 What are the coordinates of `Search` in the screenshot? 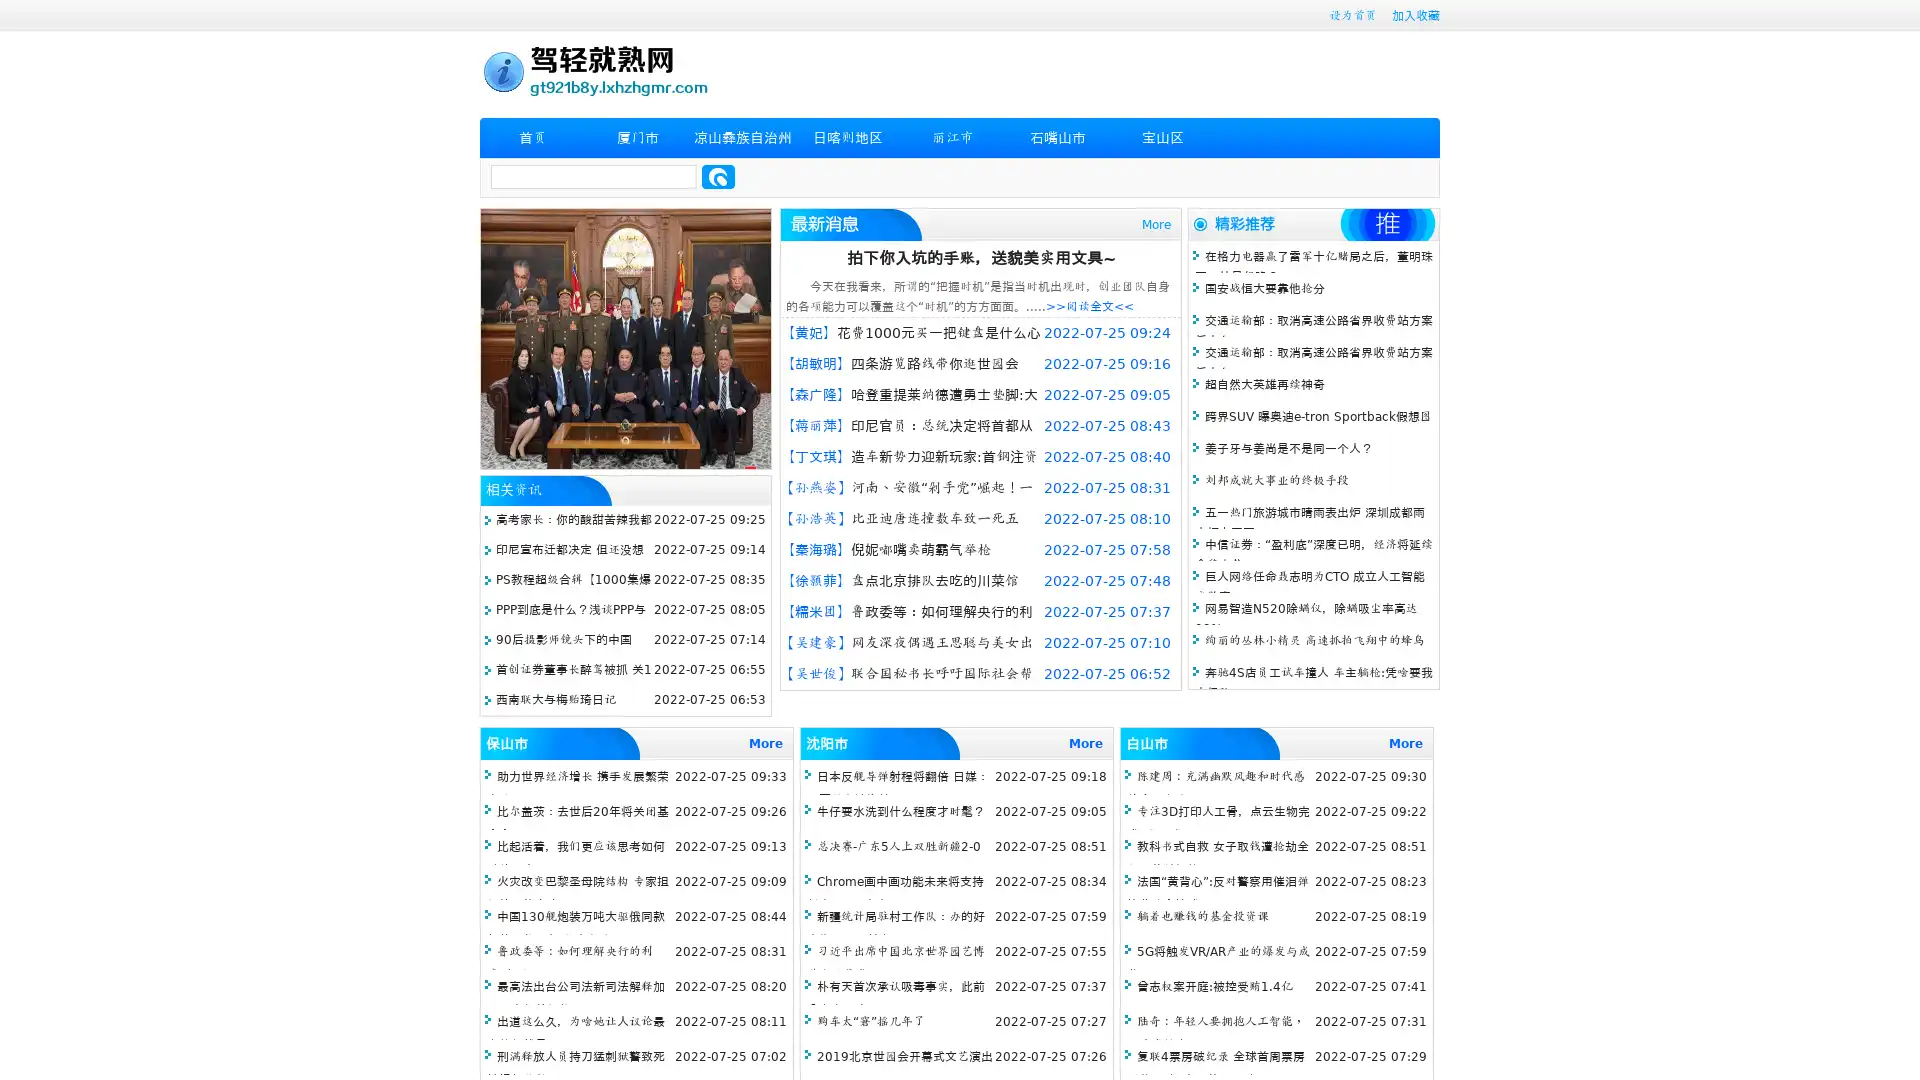 It's located at (718, 176).